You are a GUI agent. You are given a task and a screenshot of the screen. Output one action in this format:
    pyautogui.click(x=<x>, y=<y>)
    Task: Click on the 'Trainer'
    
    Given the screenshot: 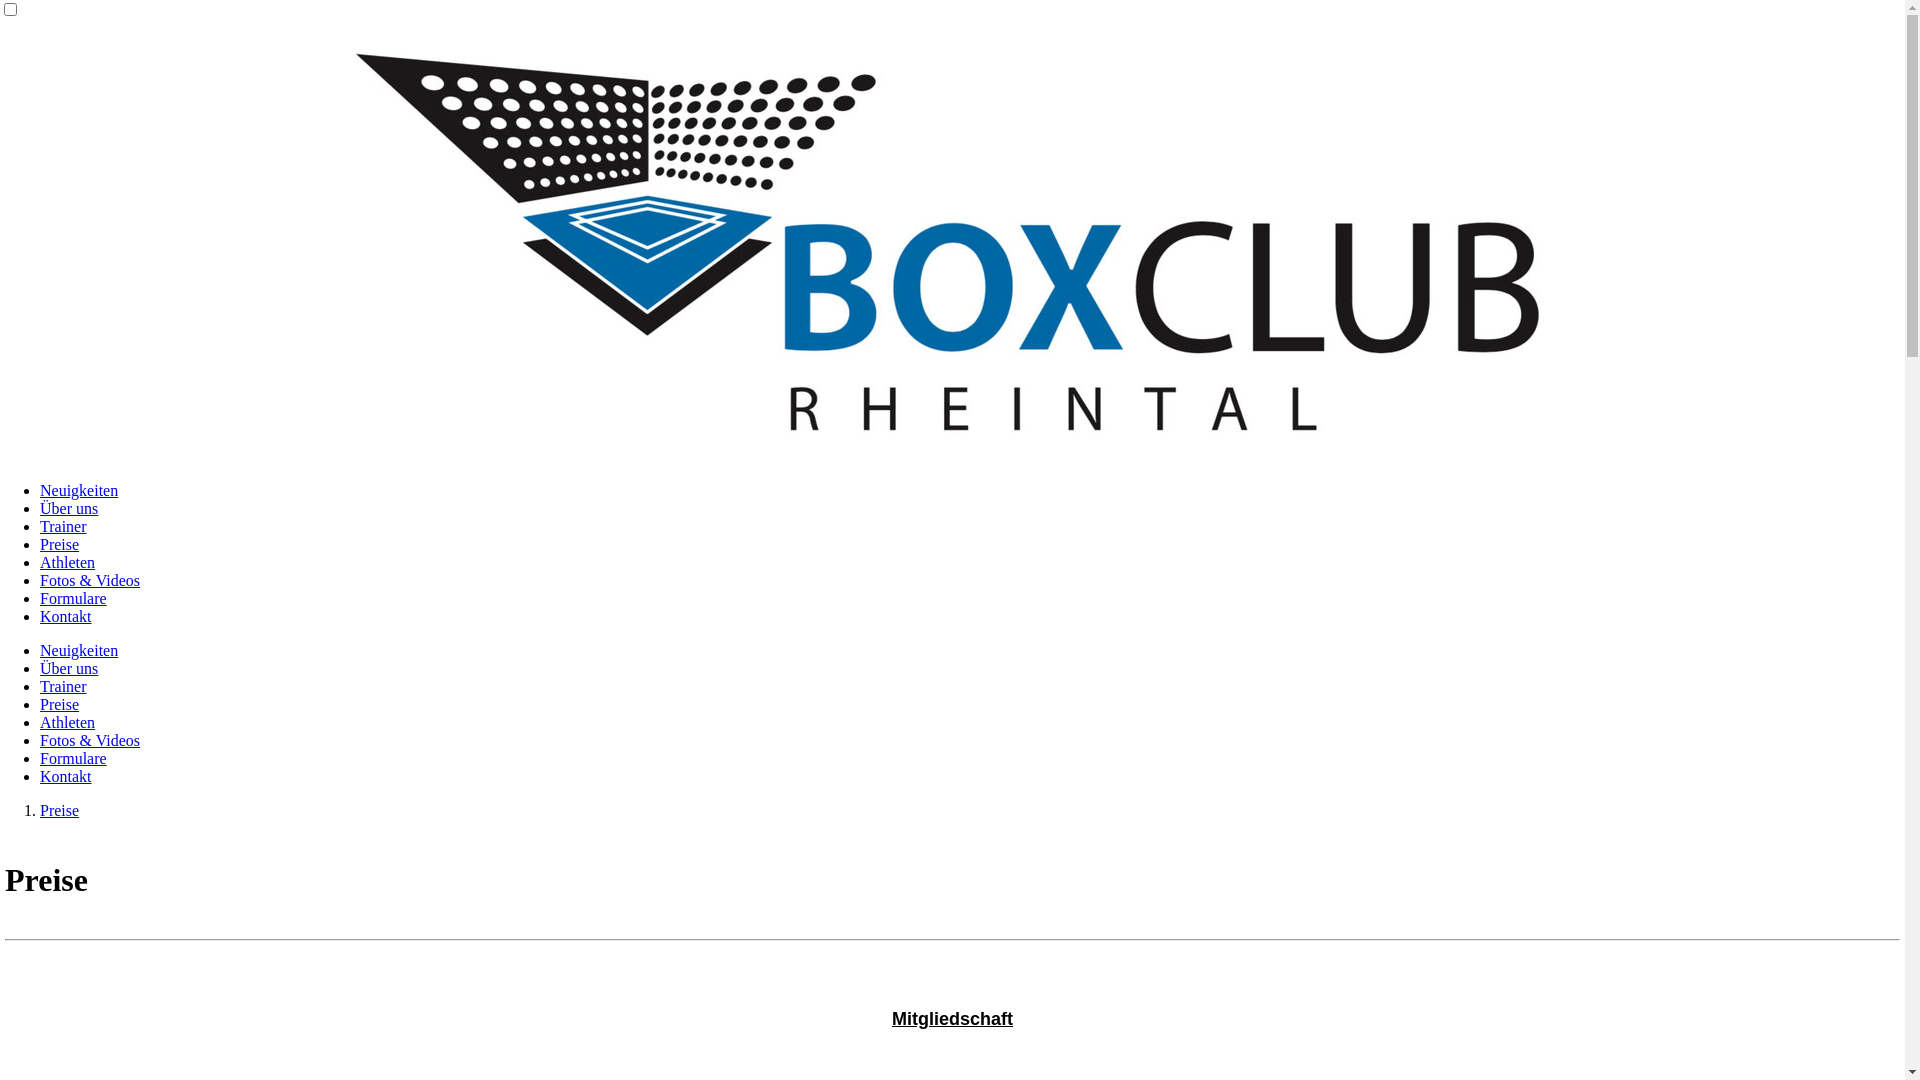 What is the action you would take?
    pyautogui.click(x=63, y=525)
    